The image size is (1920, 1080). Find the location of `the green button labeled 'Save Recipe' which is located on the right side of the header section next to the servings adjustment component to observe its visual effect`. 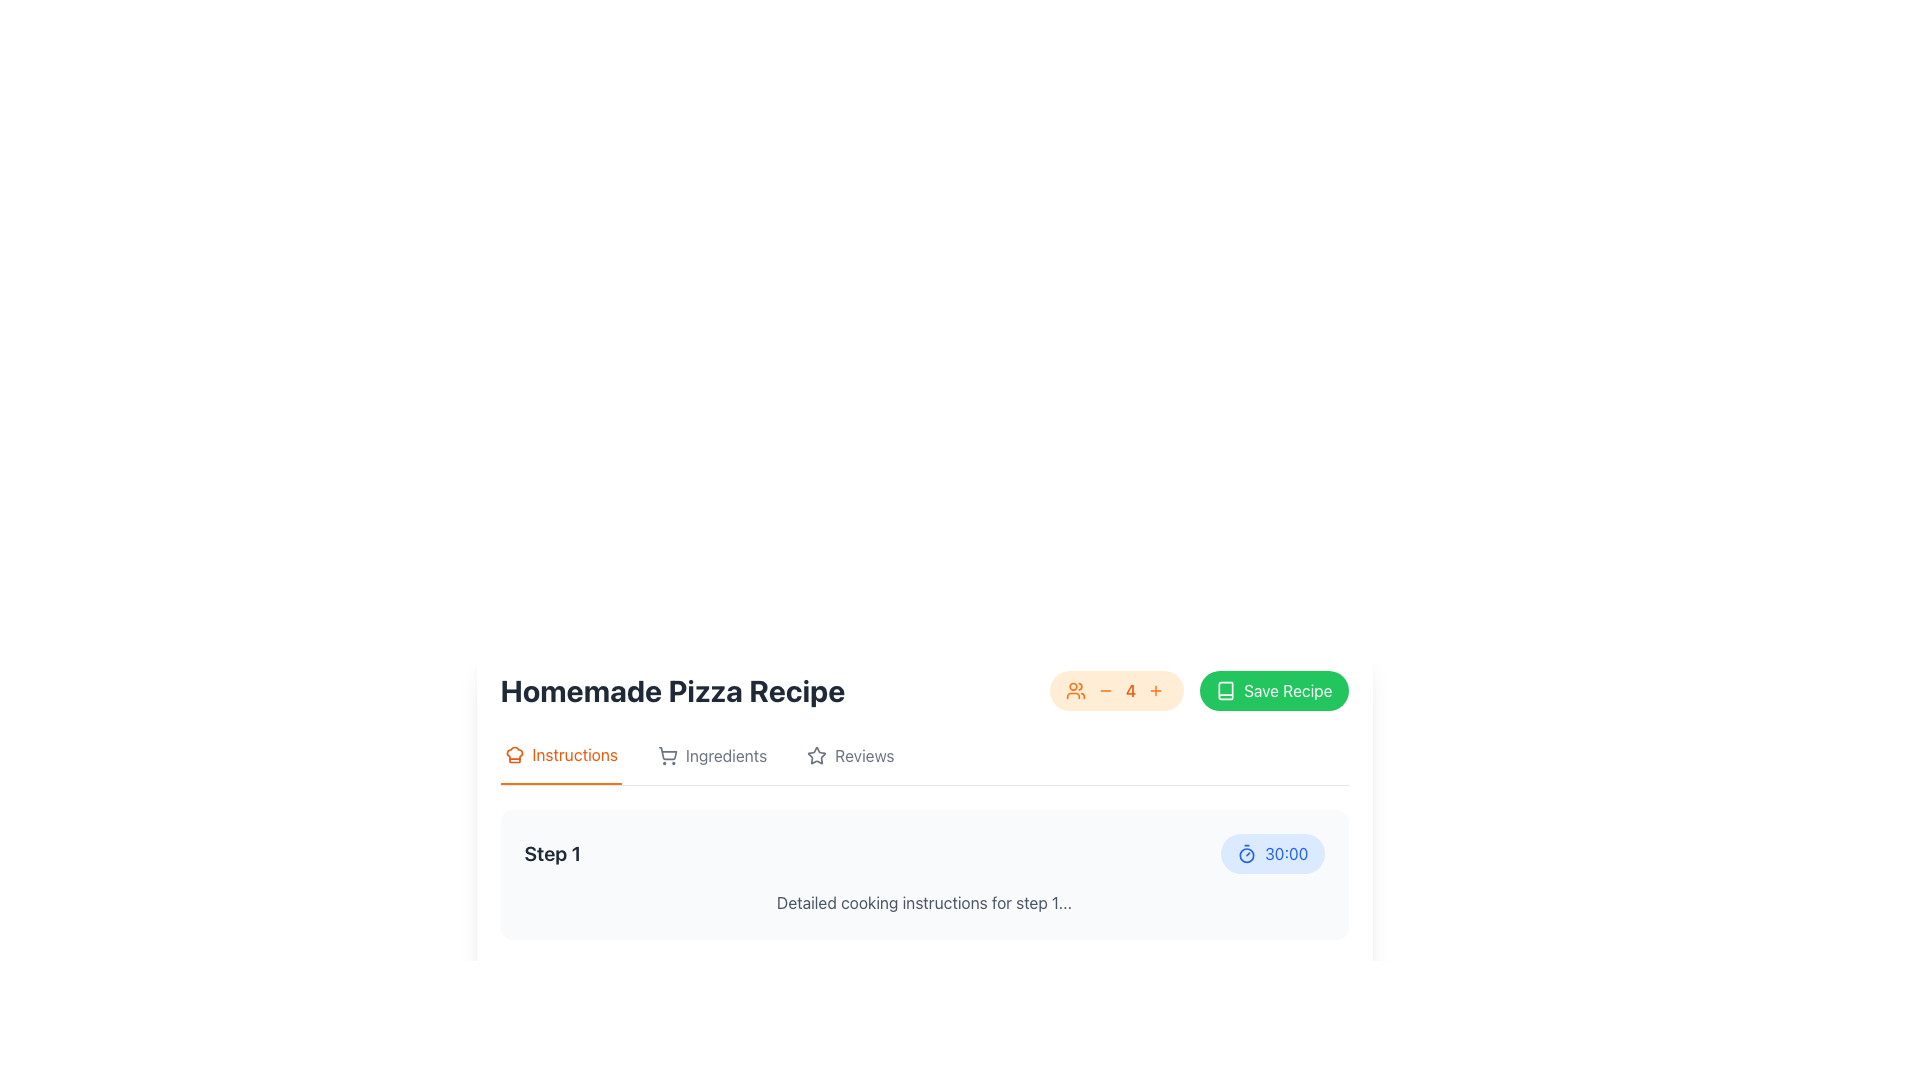

the green button labeled 'Save Recipe' which is located on the right side of the header section next to the servings adjustment component to observe its visual effect is located at coordinates (1199, 689).